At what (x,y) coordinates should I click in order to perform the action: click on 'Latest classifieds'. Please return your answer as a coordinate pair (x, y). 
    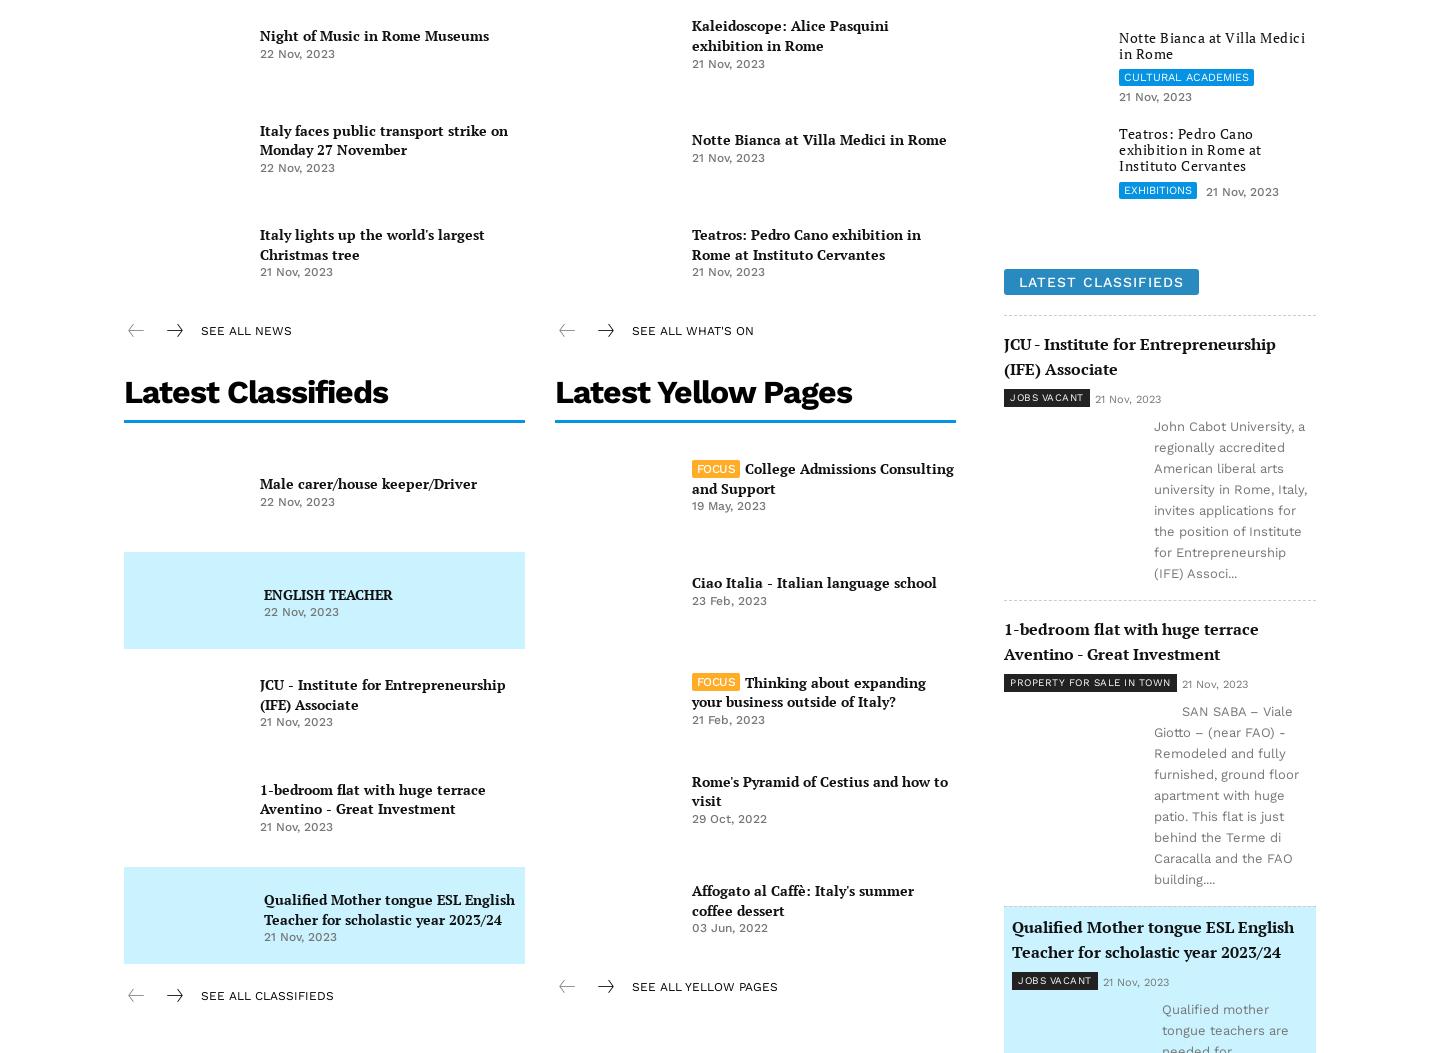
    Looking at the image, I should click on (1100, 280).